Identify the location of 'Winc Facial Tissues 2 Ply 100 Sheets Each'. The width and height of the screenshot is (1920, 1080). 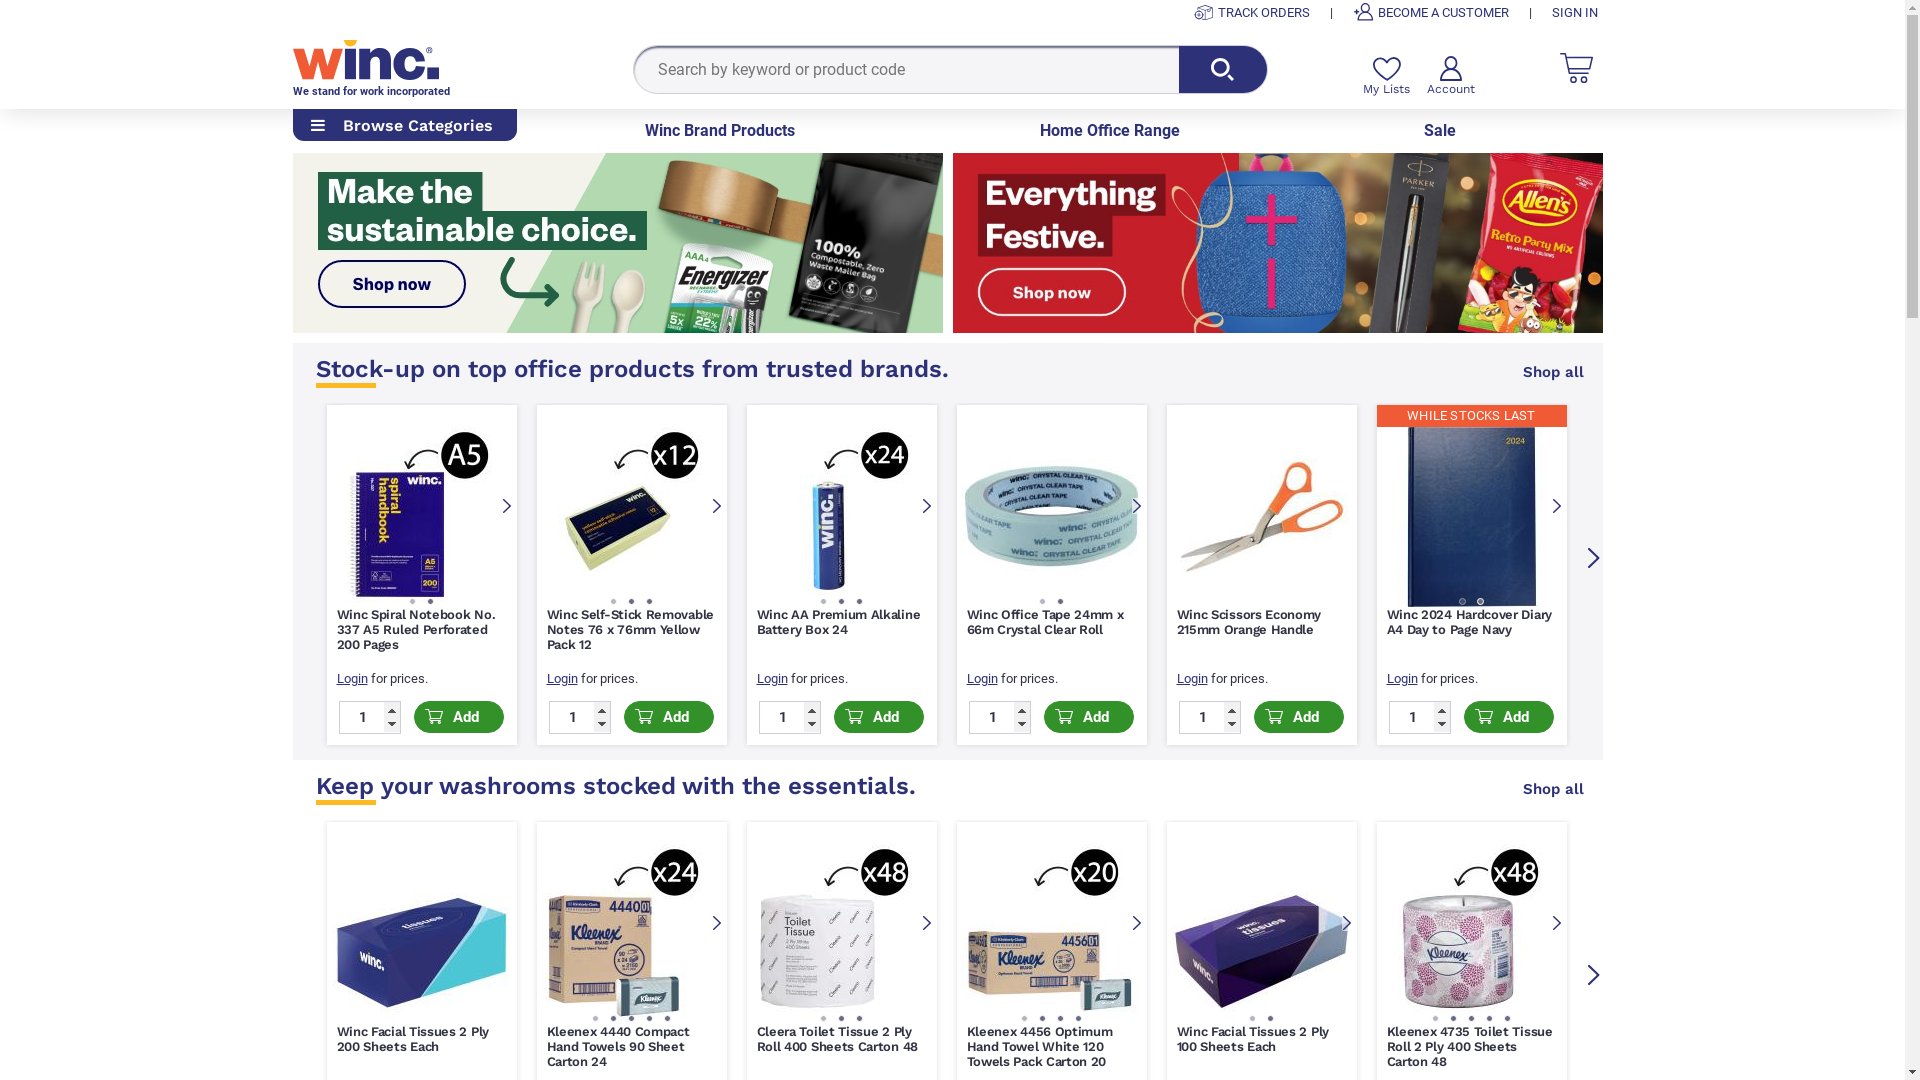
(1251, 1037).